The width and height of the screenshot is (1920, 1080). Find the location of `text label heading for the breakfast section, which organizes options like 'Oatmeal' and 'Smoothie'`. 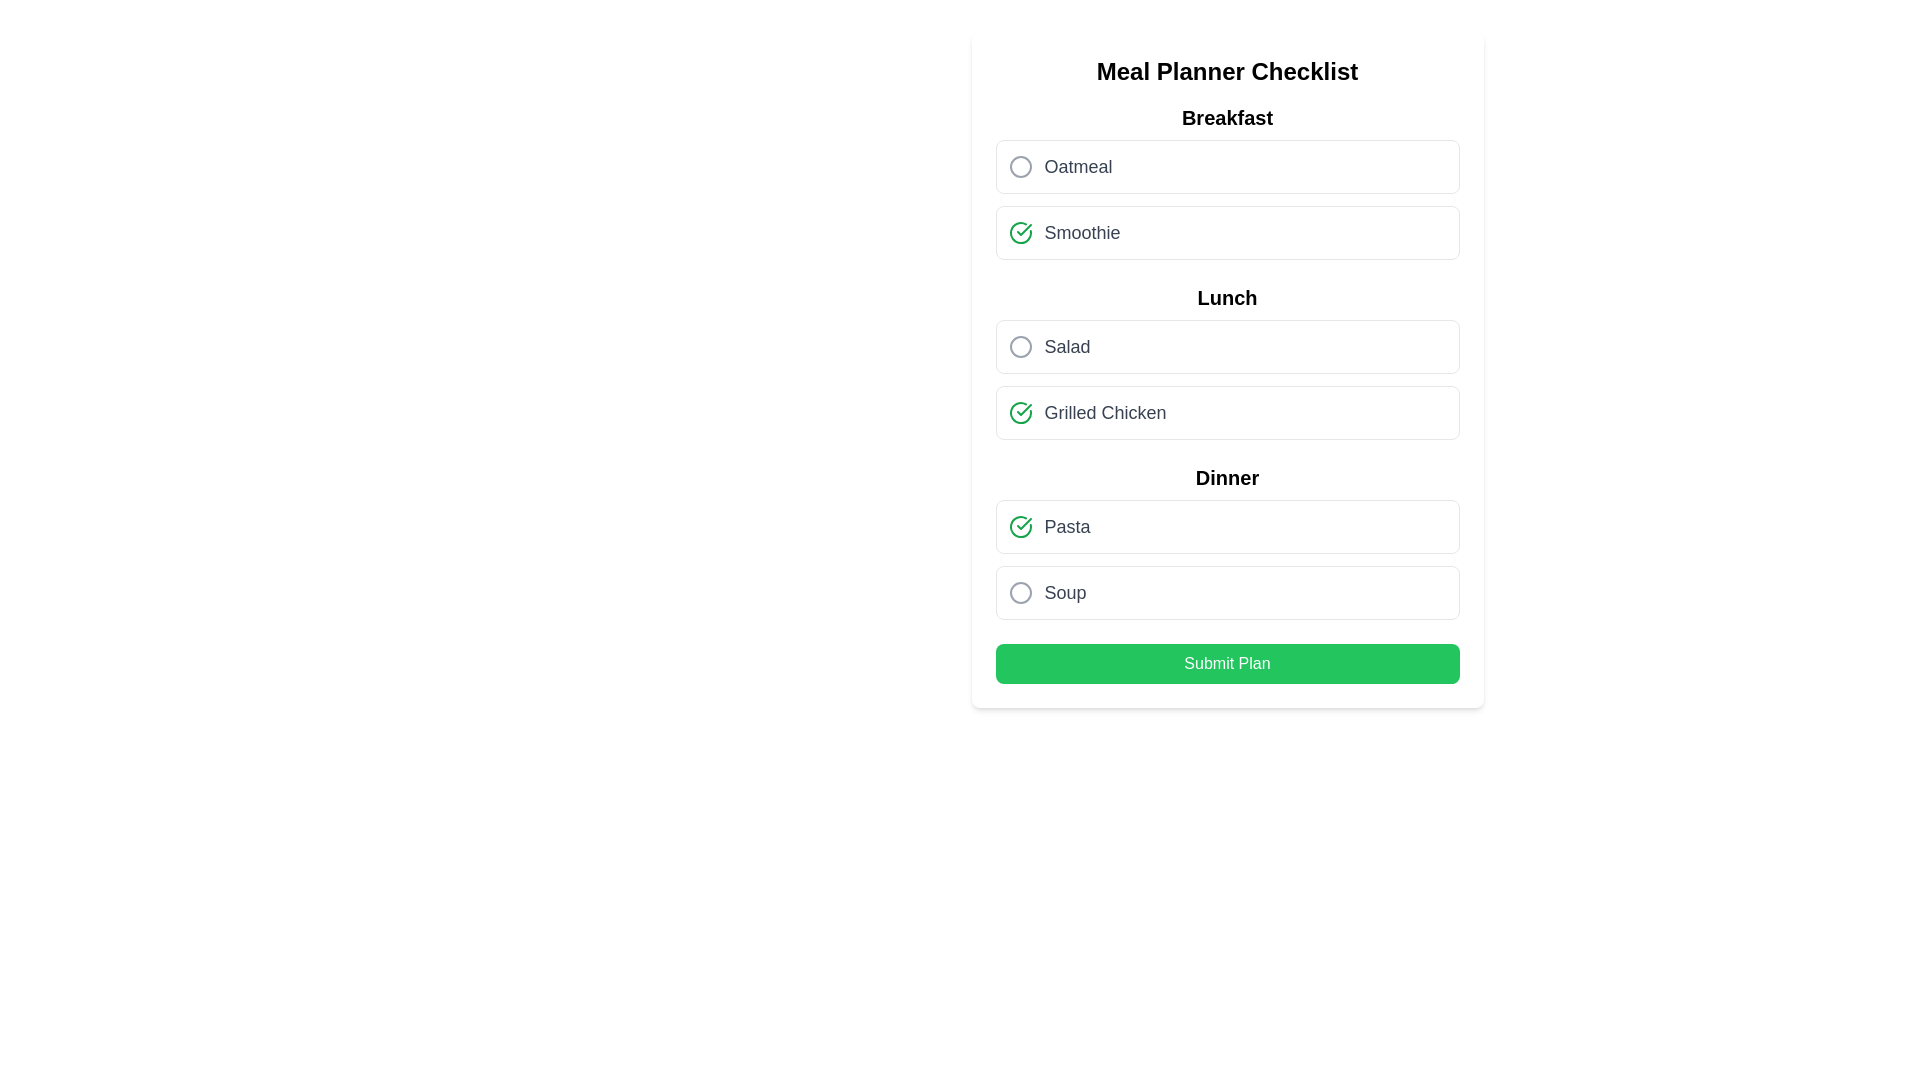

text label heading for the breakfast section, which organizes options like 'Oatmeal' and 'Smoothie' is located at coordinates (1226, 118).